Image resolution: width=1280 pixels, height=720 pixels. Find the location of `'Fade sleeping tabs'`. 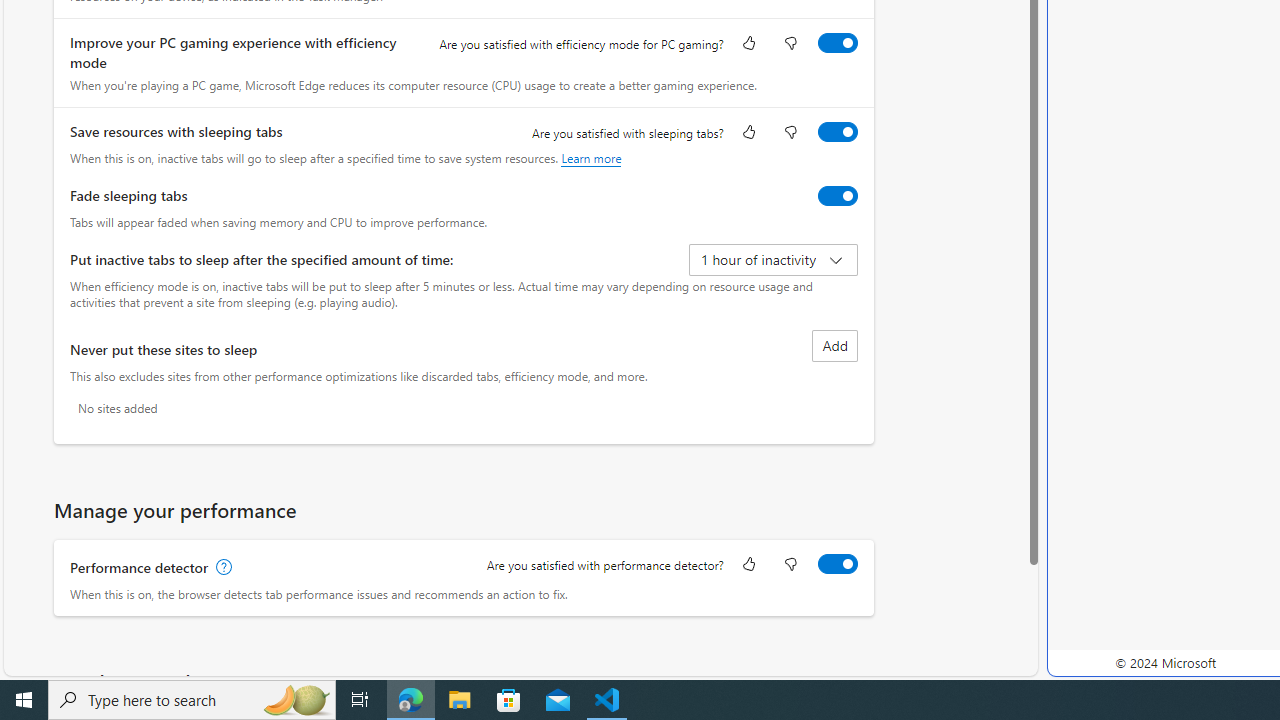

'Fade sleeping tabs' is located at coordinates (837, 195).